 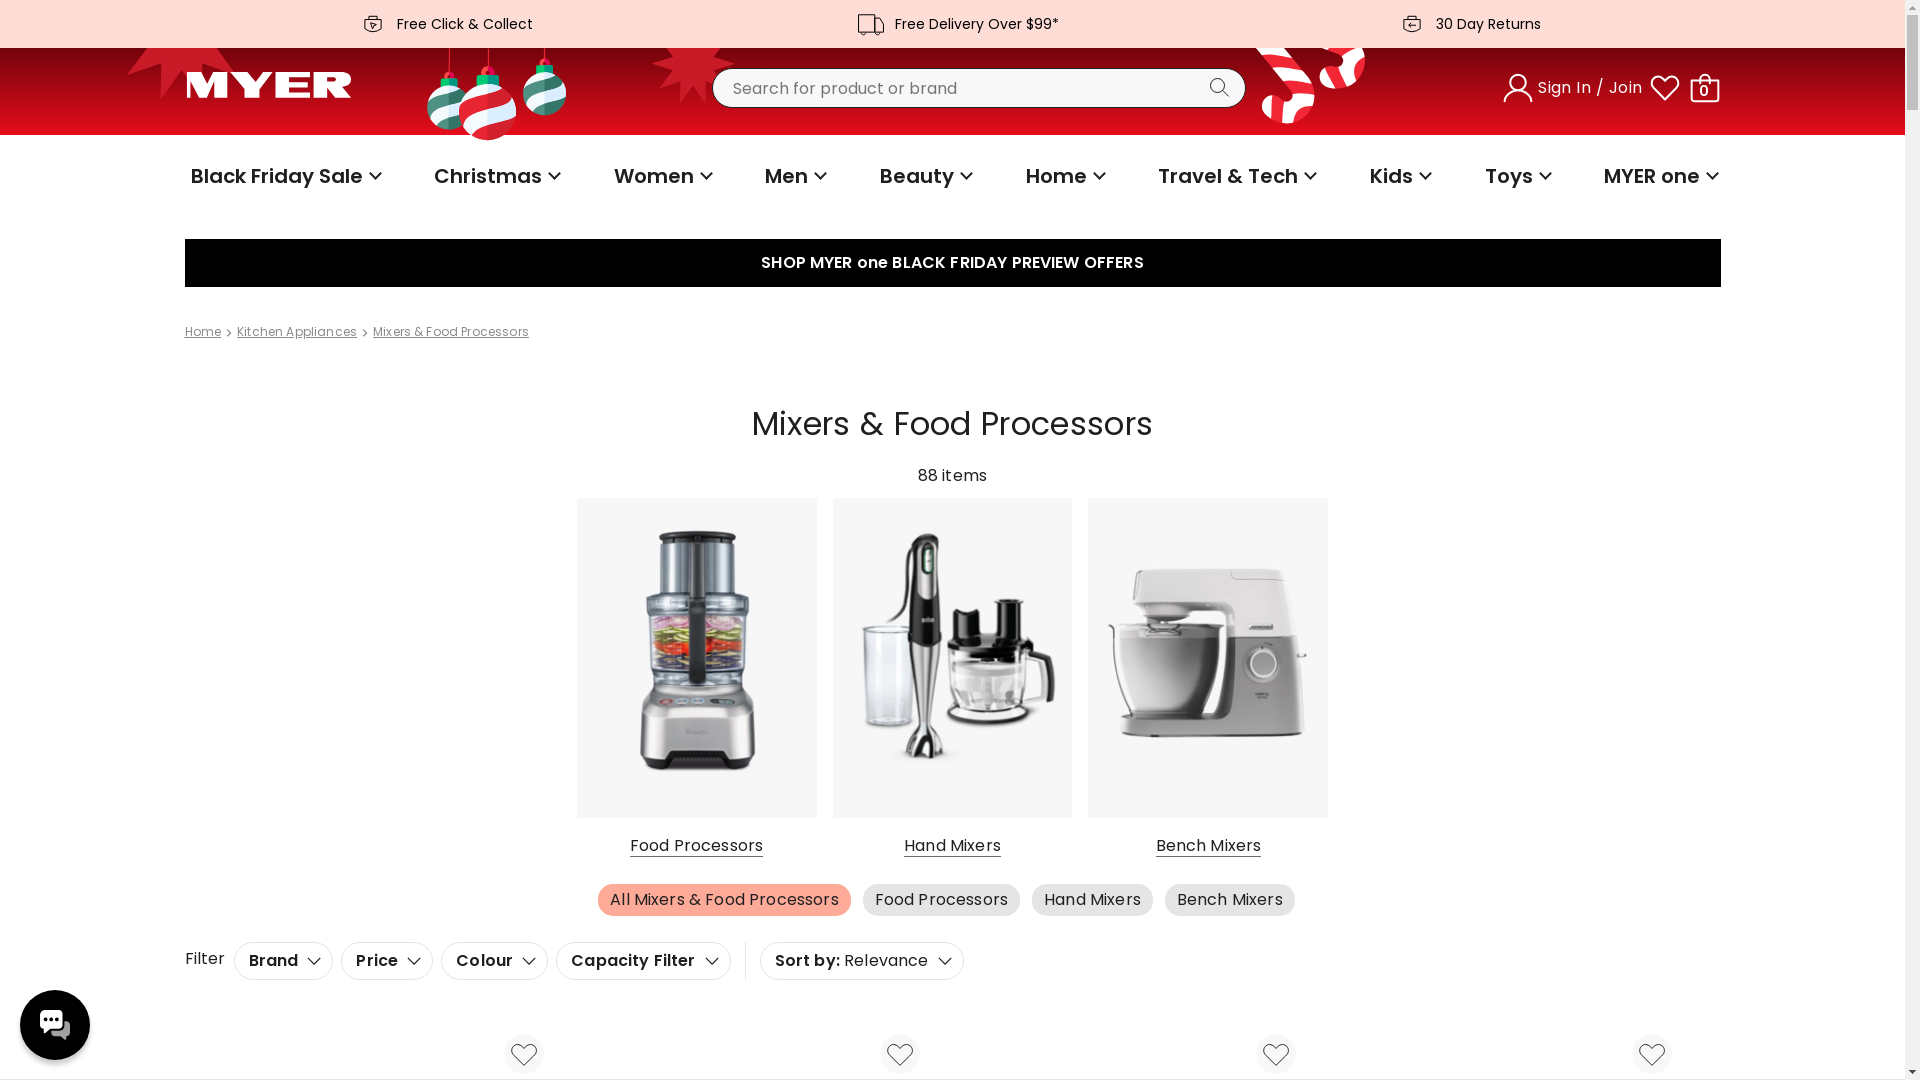 I want to click on 'MYER one', so click(x=1659, y=175).